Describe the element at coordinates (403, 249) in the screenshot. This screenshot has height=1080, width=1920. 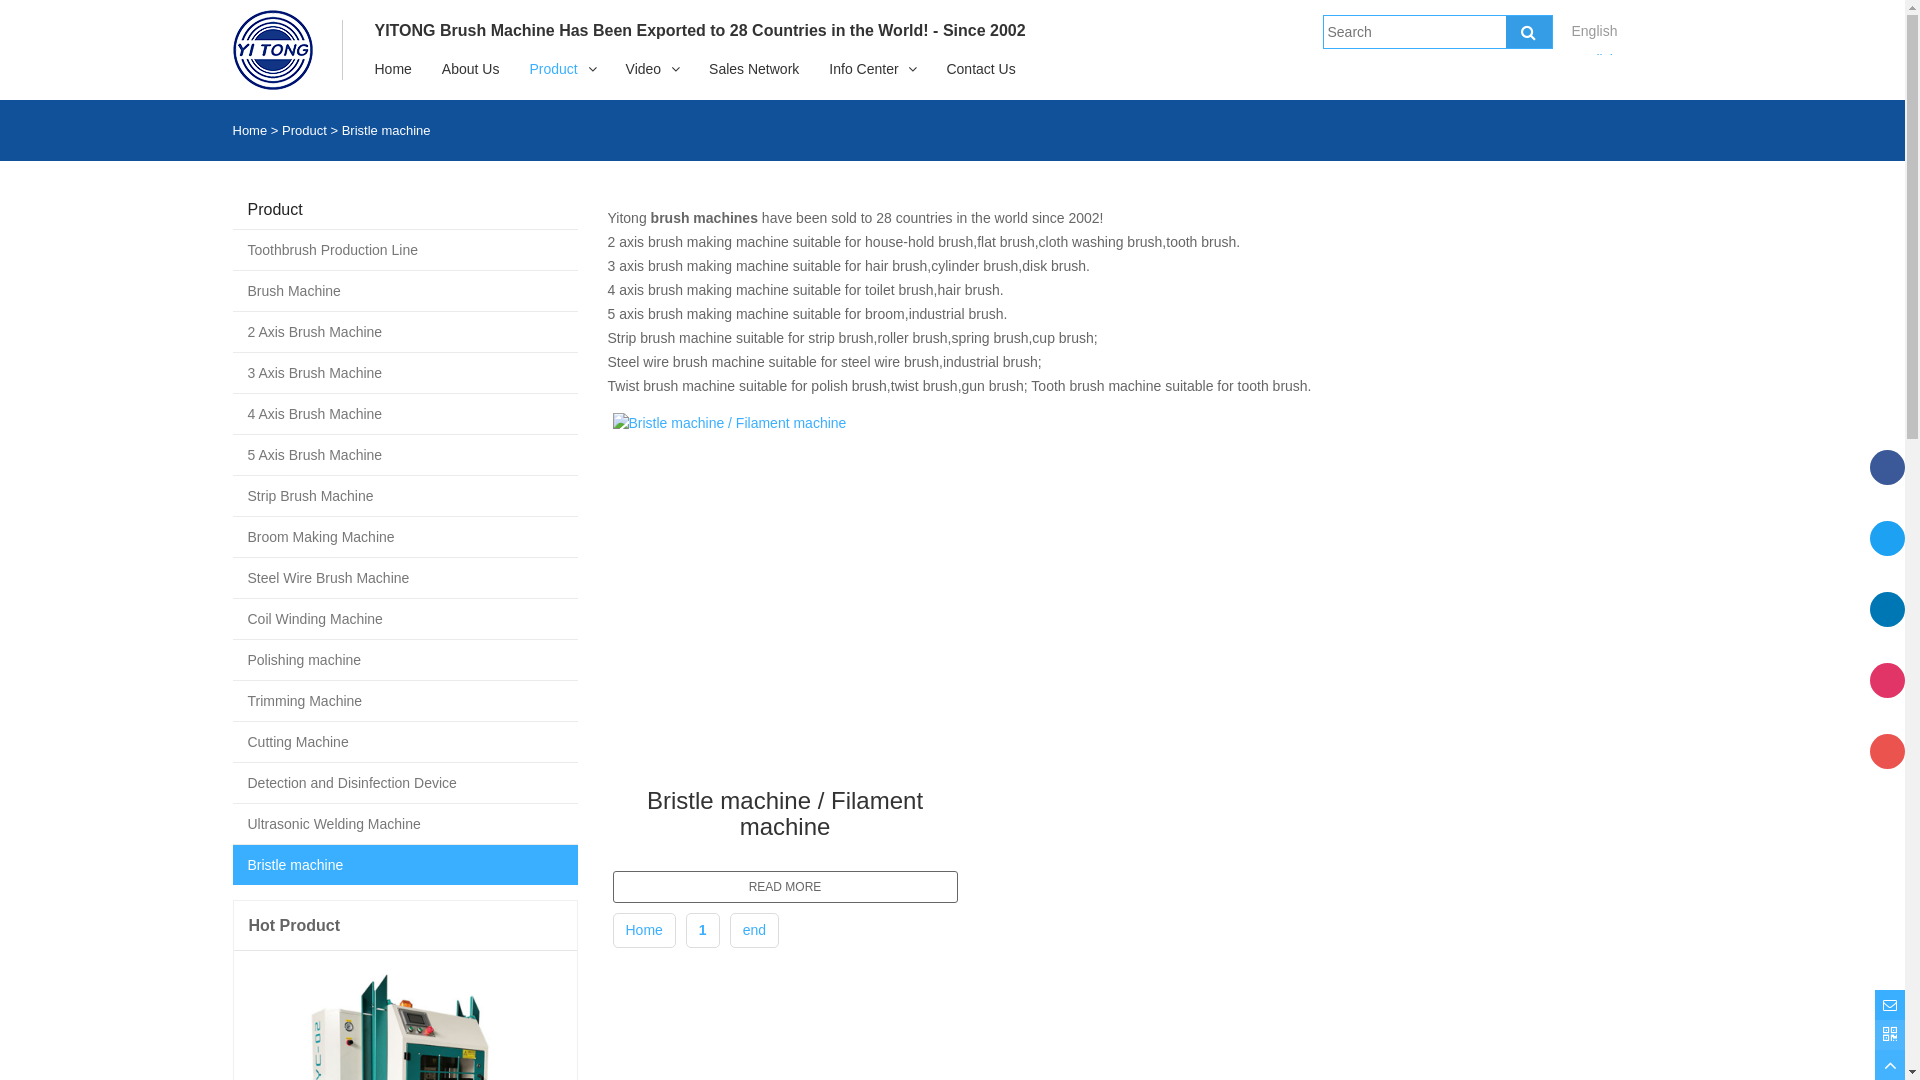
I see `'Toothbrush Production Line'` at that location.